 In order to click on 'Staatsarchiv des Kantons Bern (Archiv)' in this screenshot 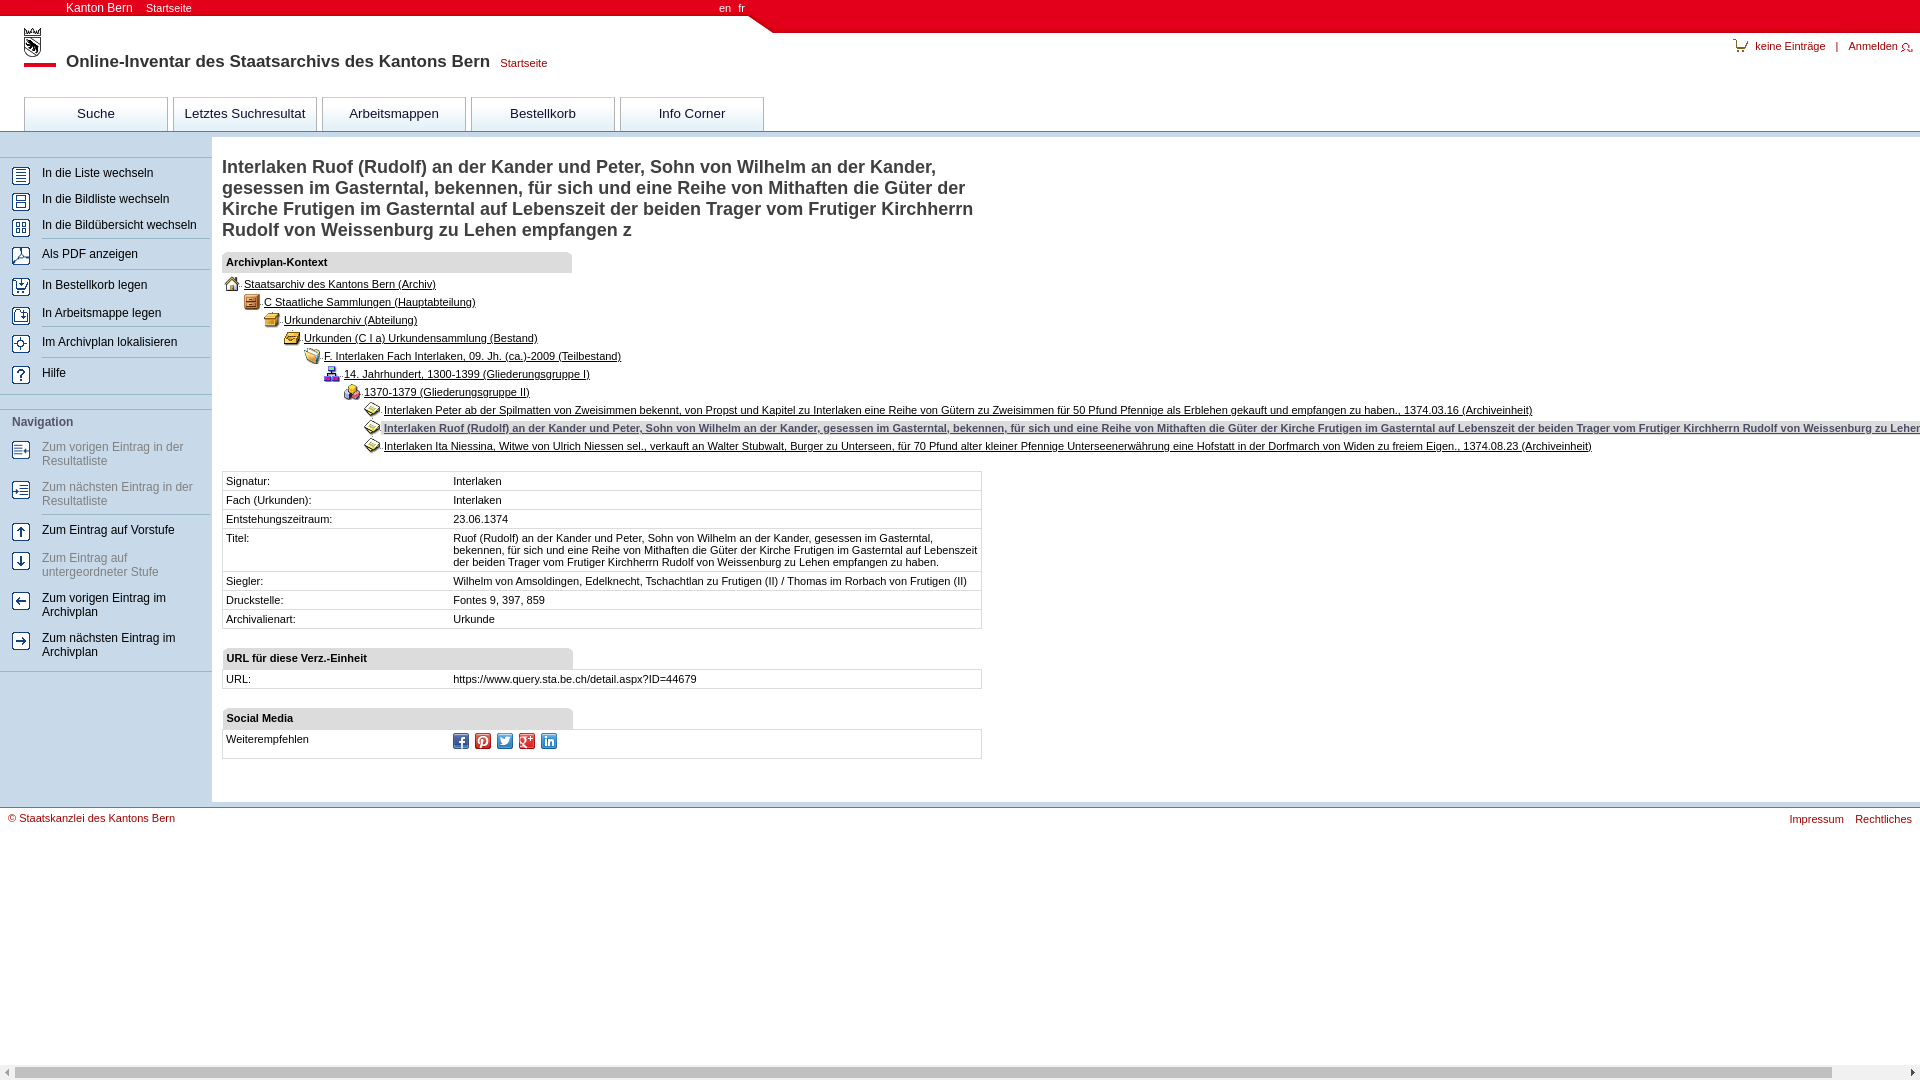, I will do `click(339, 284)`.